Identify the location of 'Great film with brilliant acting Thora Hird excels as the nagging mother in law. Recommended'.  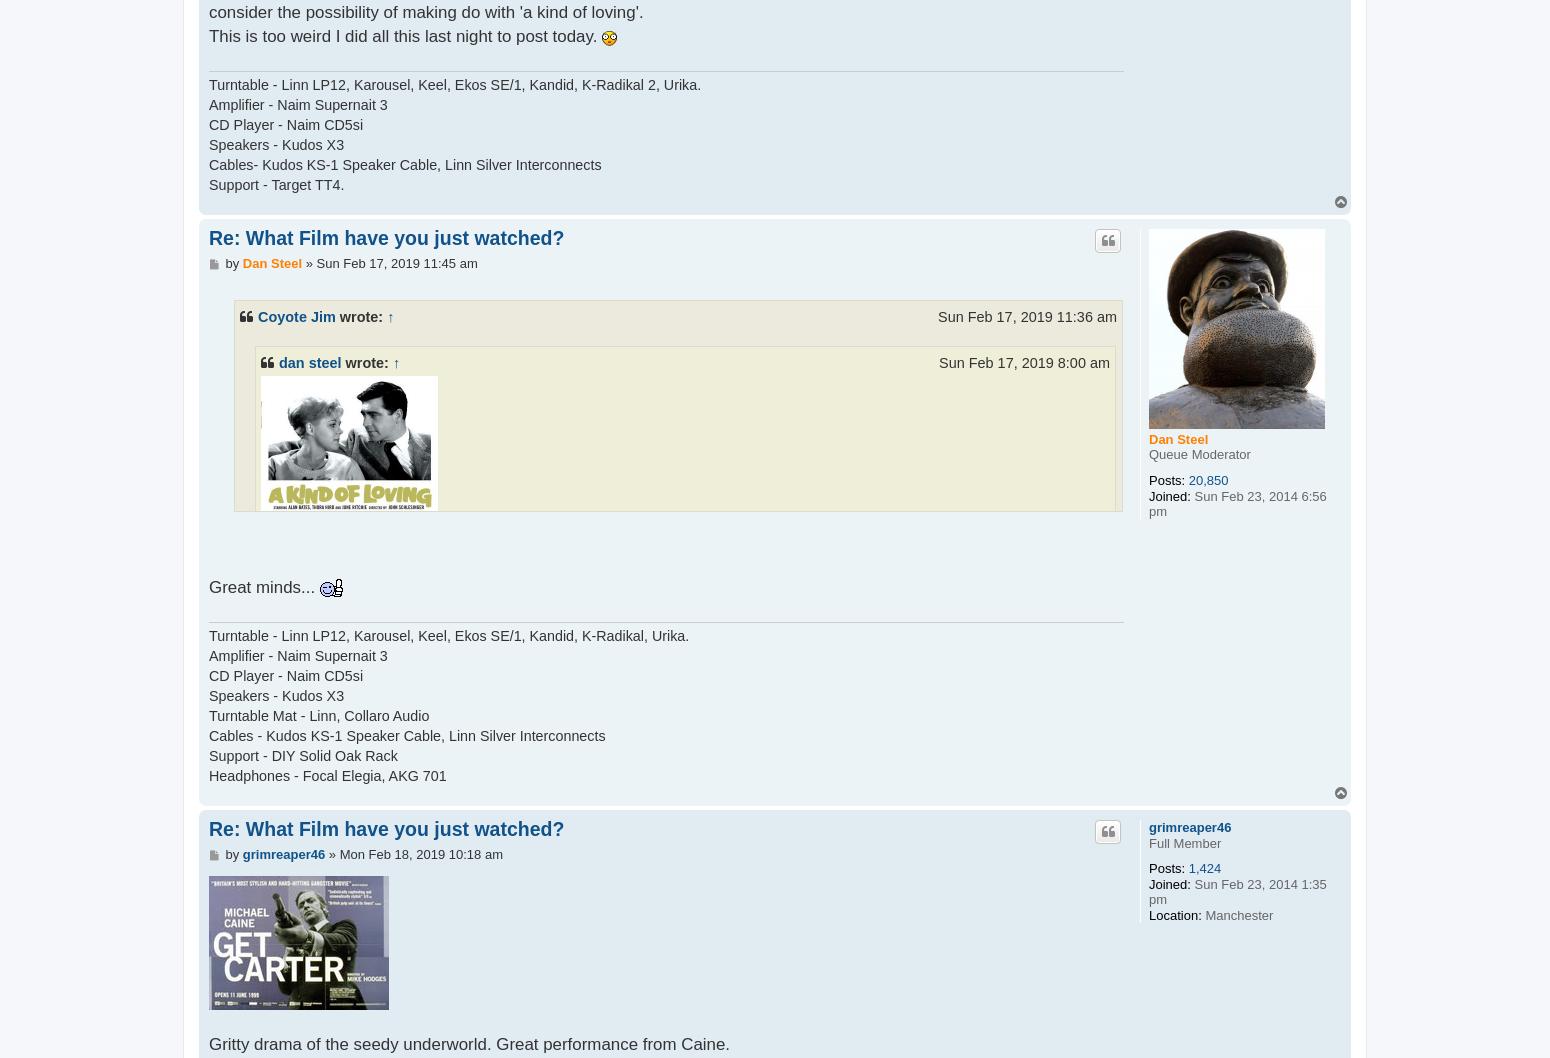
(261, 824).